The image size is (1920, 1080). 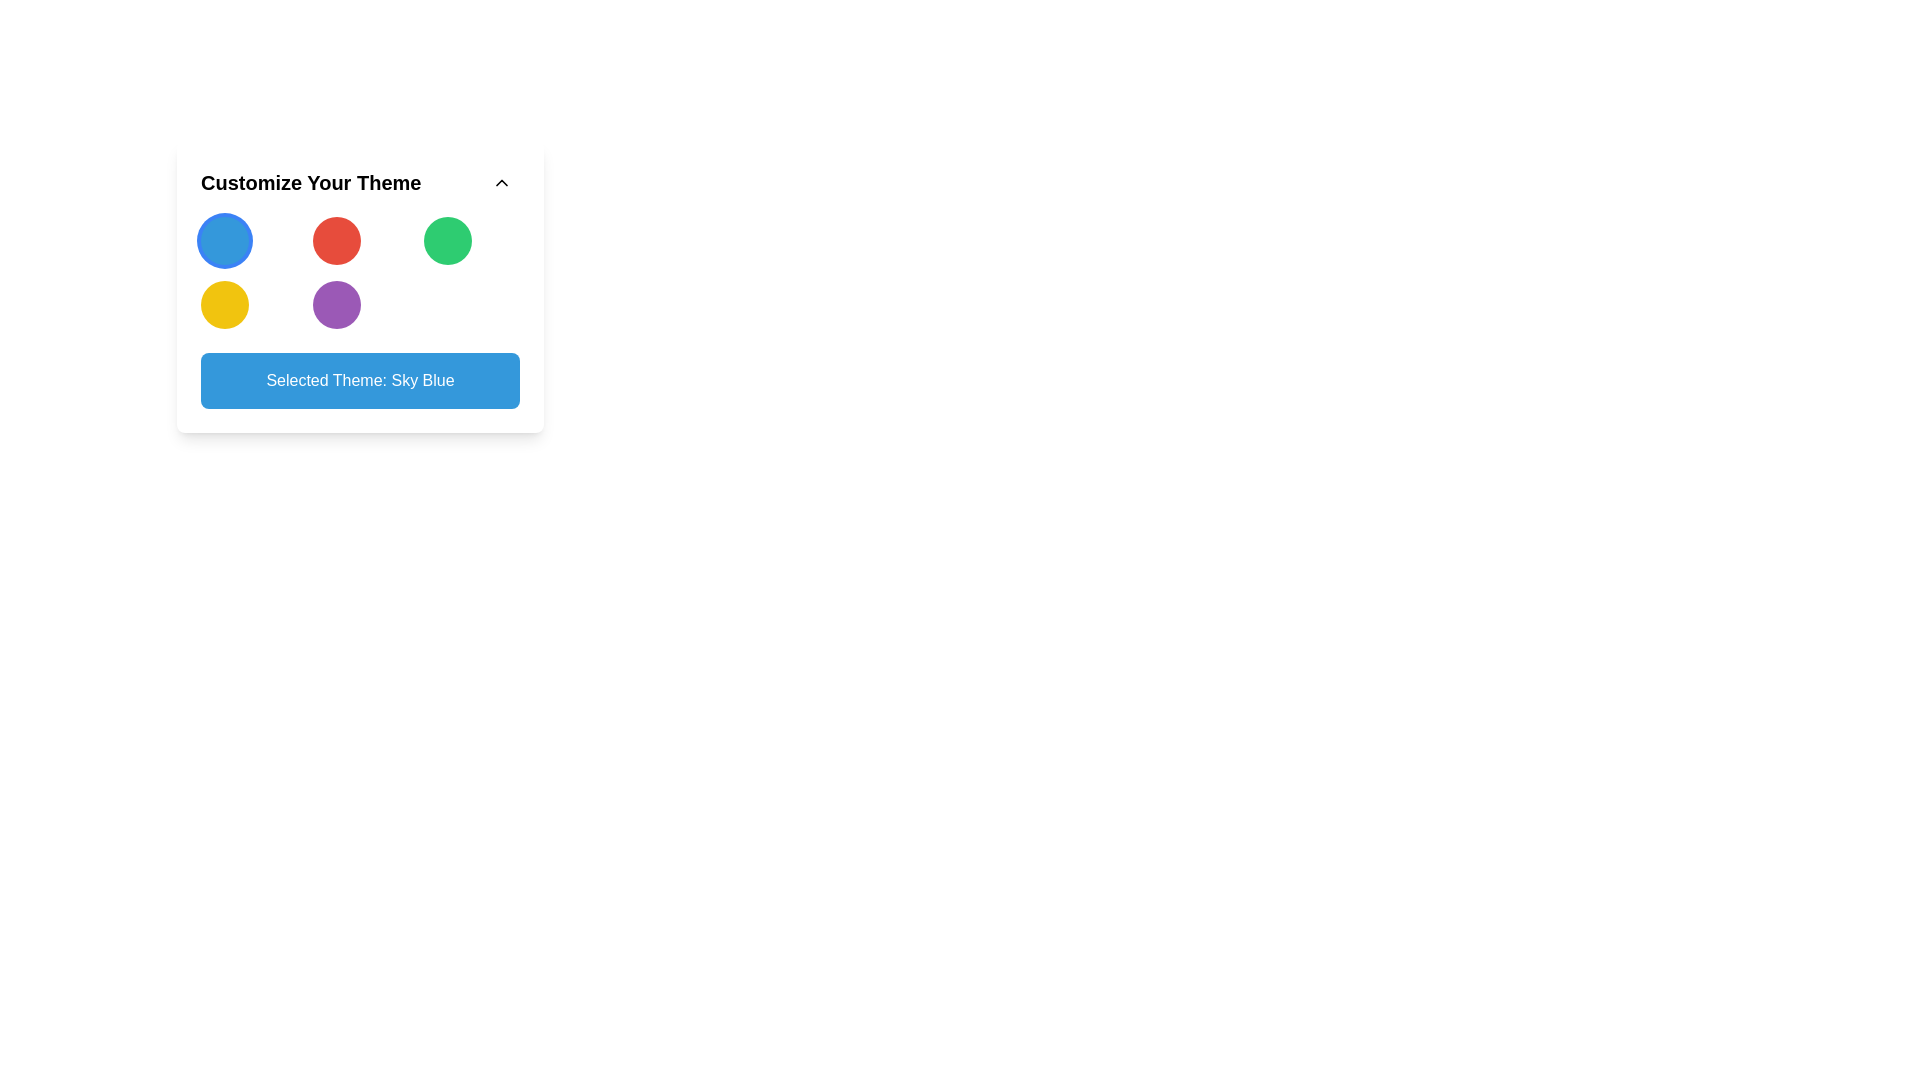 I want to click on the button for selecting the 'Violet Purple' theme, located in the center of the bottom row in a 2x3 grid of circular buttons within the theme customization panel, so click(x=360, y=286).